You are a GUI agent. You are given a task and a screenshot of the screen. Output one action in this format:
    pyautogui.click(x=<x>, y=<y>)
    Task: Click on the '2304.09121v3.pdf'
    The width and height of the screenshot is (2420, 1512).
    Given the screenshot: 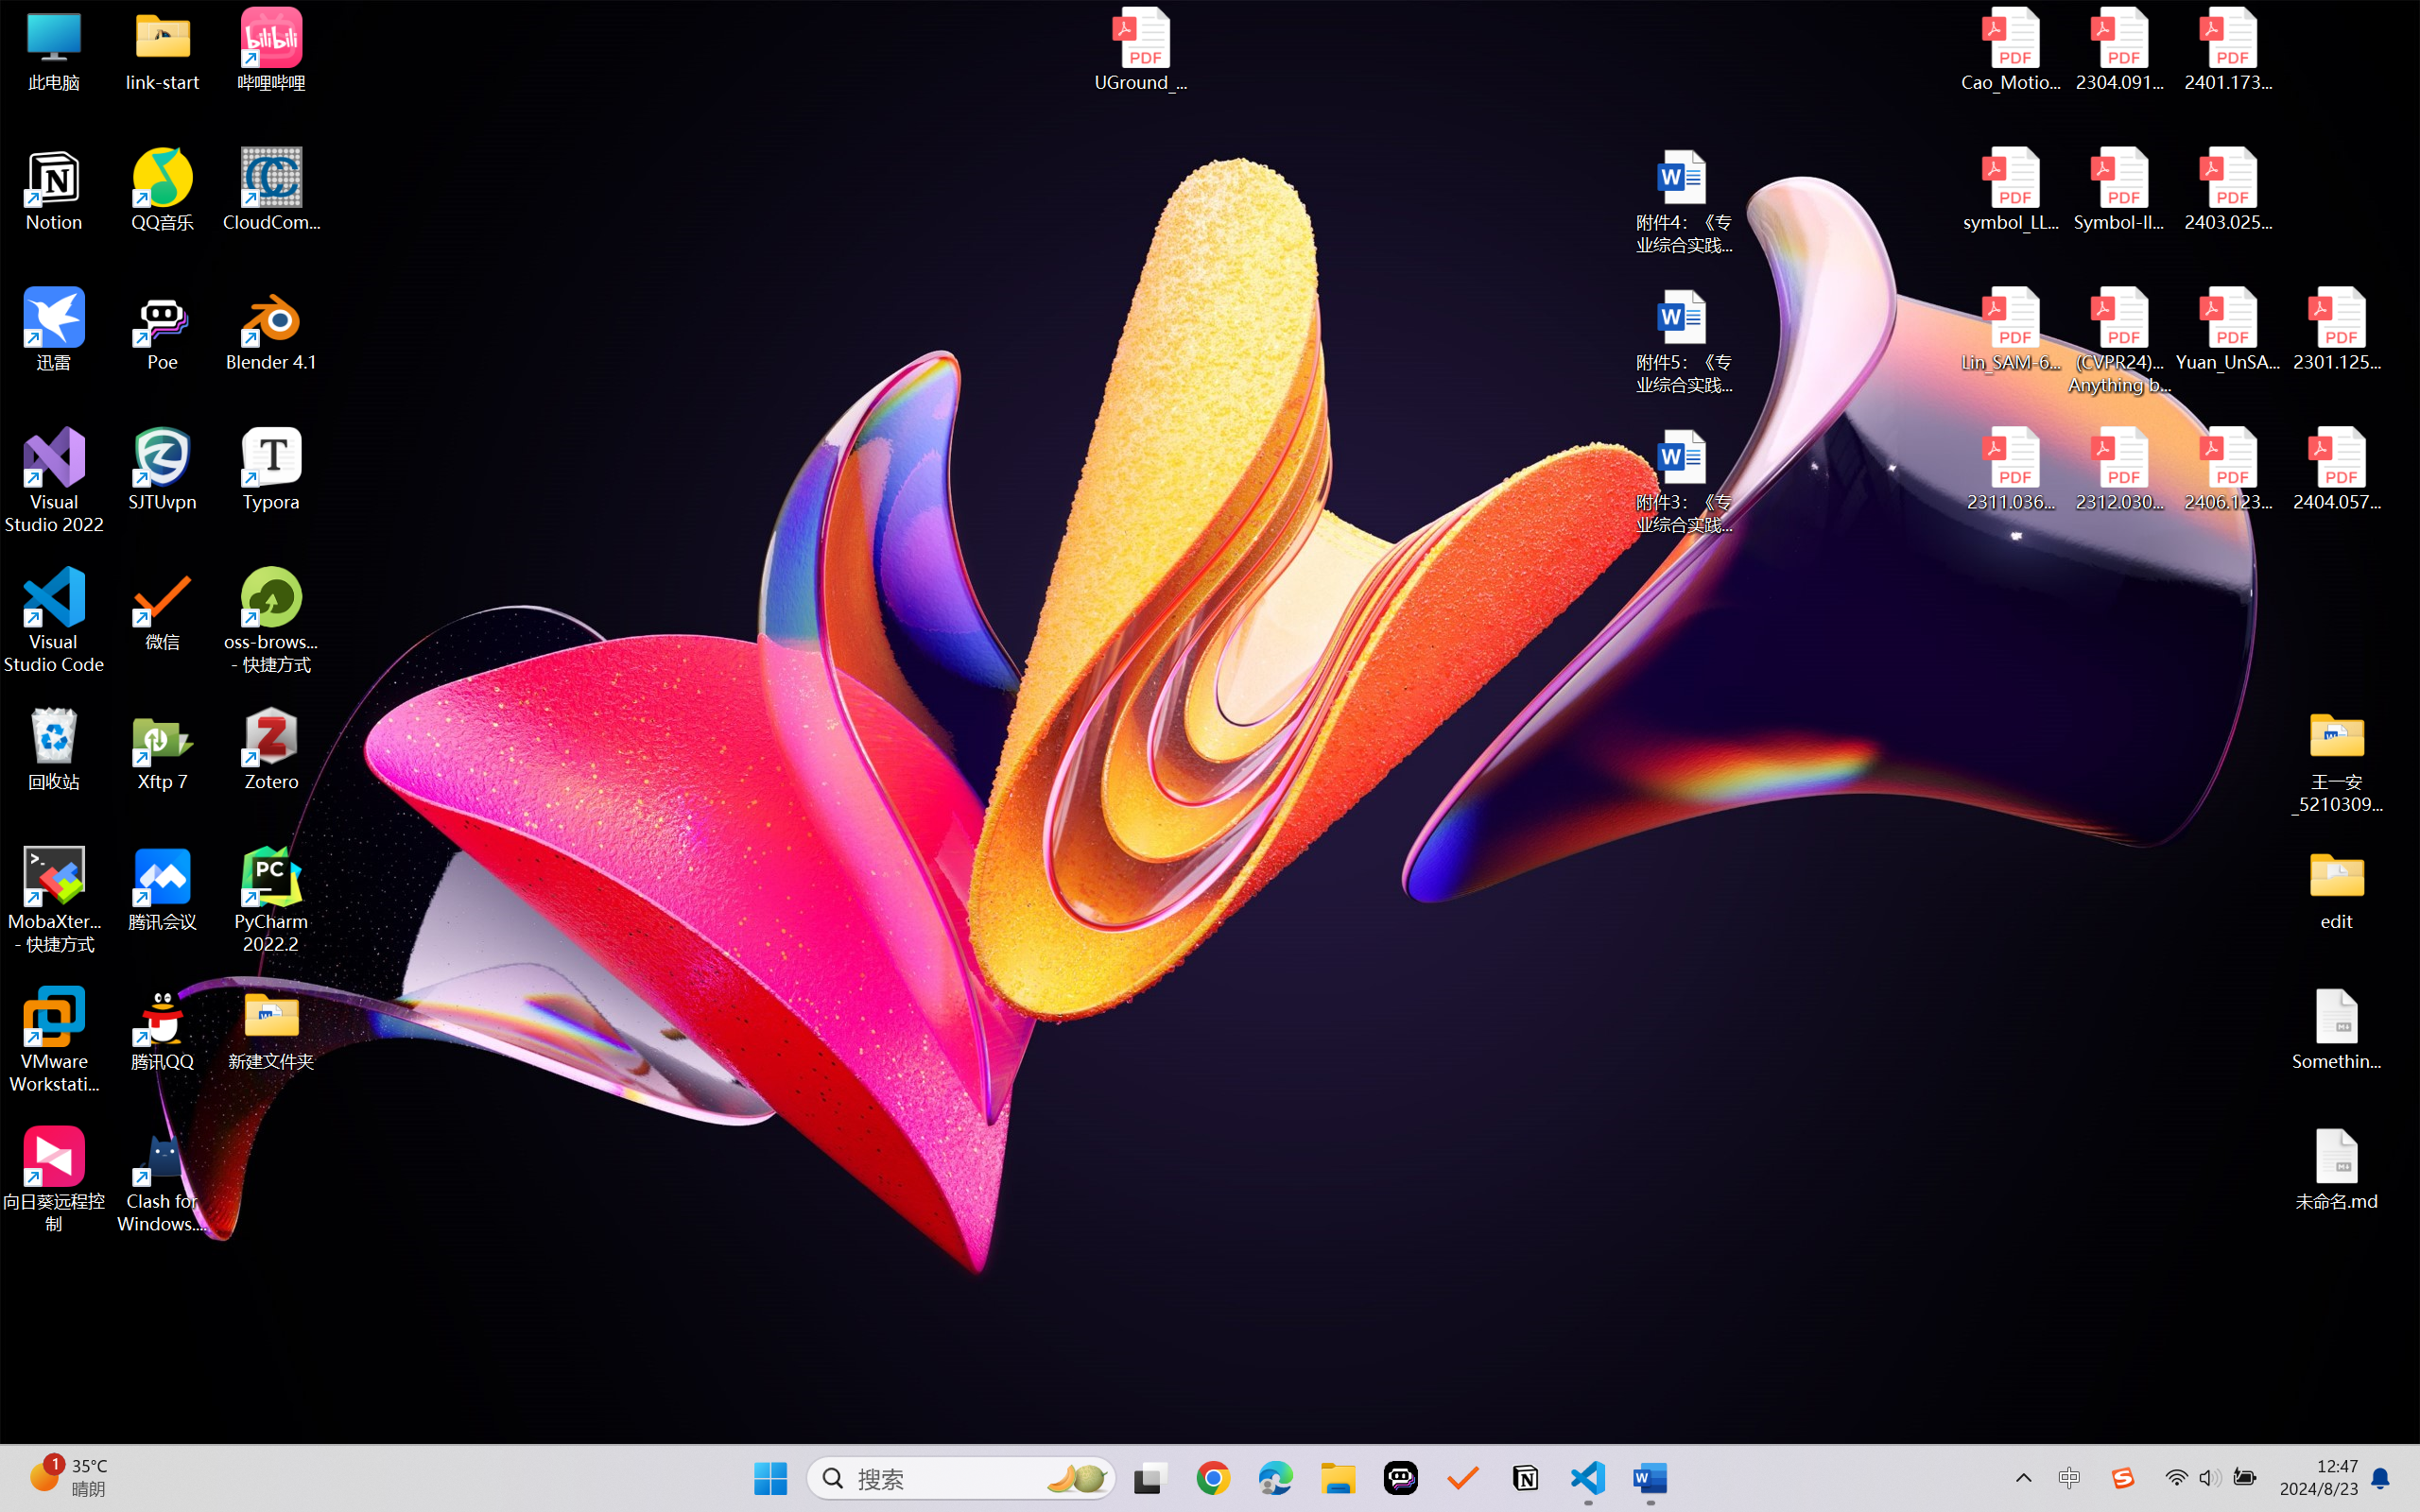 What is the action you would take?
    pyautogui.click(x=2118, y=49)
    